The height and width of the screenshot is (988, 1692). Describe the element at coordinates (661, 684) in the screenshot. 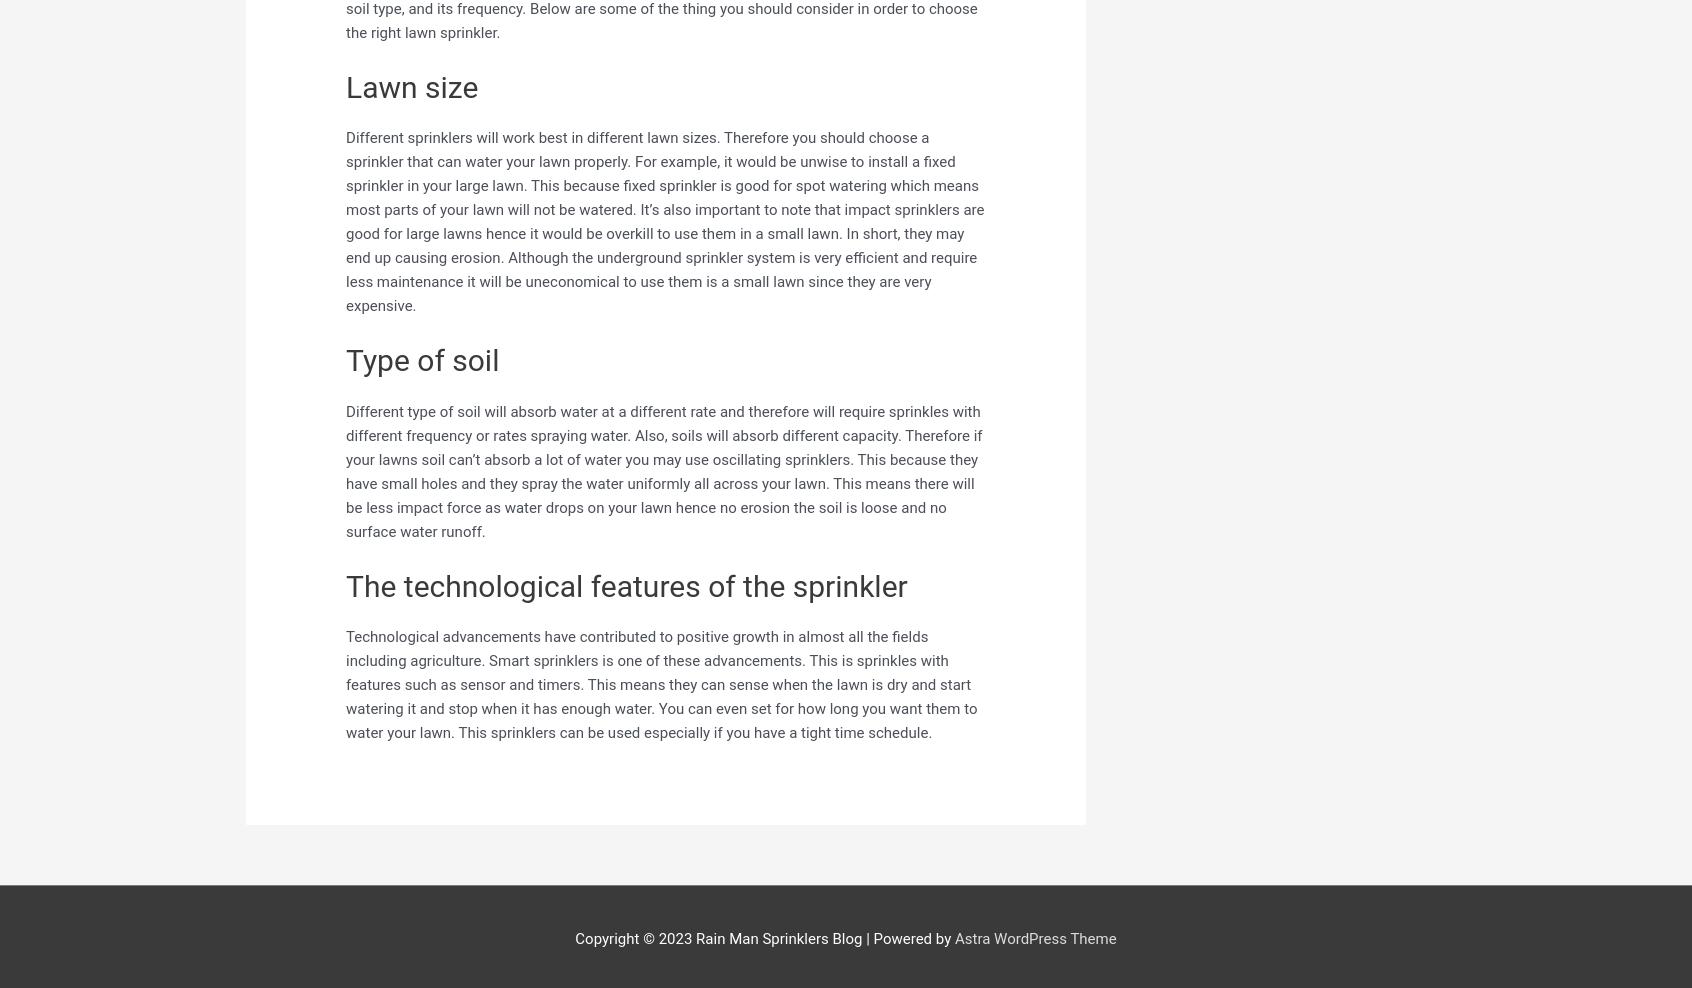

I see `'Technological advancements have contributed to positive growth in almost all the fields including agriculture. Smart sprinklers is one of these advancements. This is sprinkles with features such as sensor and timers. This means they can sense when the lawn is dry and start watering it and stop when it has enough water. You can even set for how long you want them to water your lawn. This sprinklers can be used especially if you have a tight time schedule.'` at that location.